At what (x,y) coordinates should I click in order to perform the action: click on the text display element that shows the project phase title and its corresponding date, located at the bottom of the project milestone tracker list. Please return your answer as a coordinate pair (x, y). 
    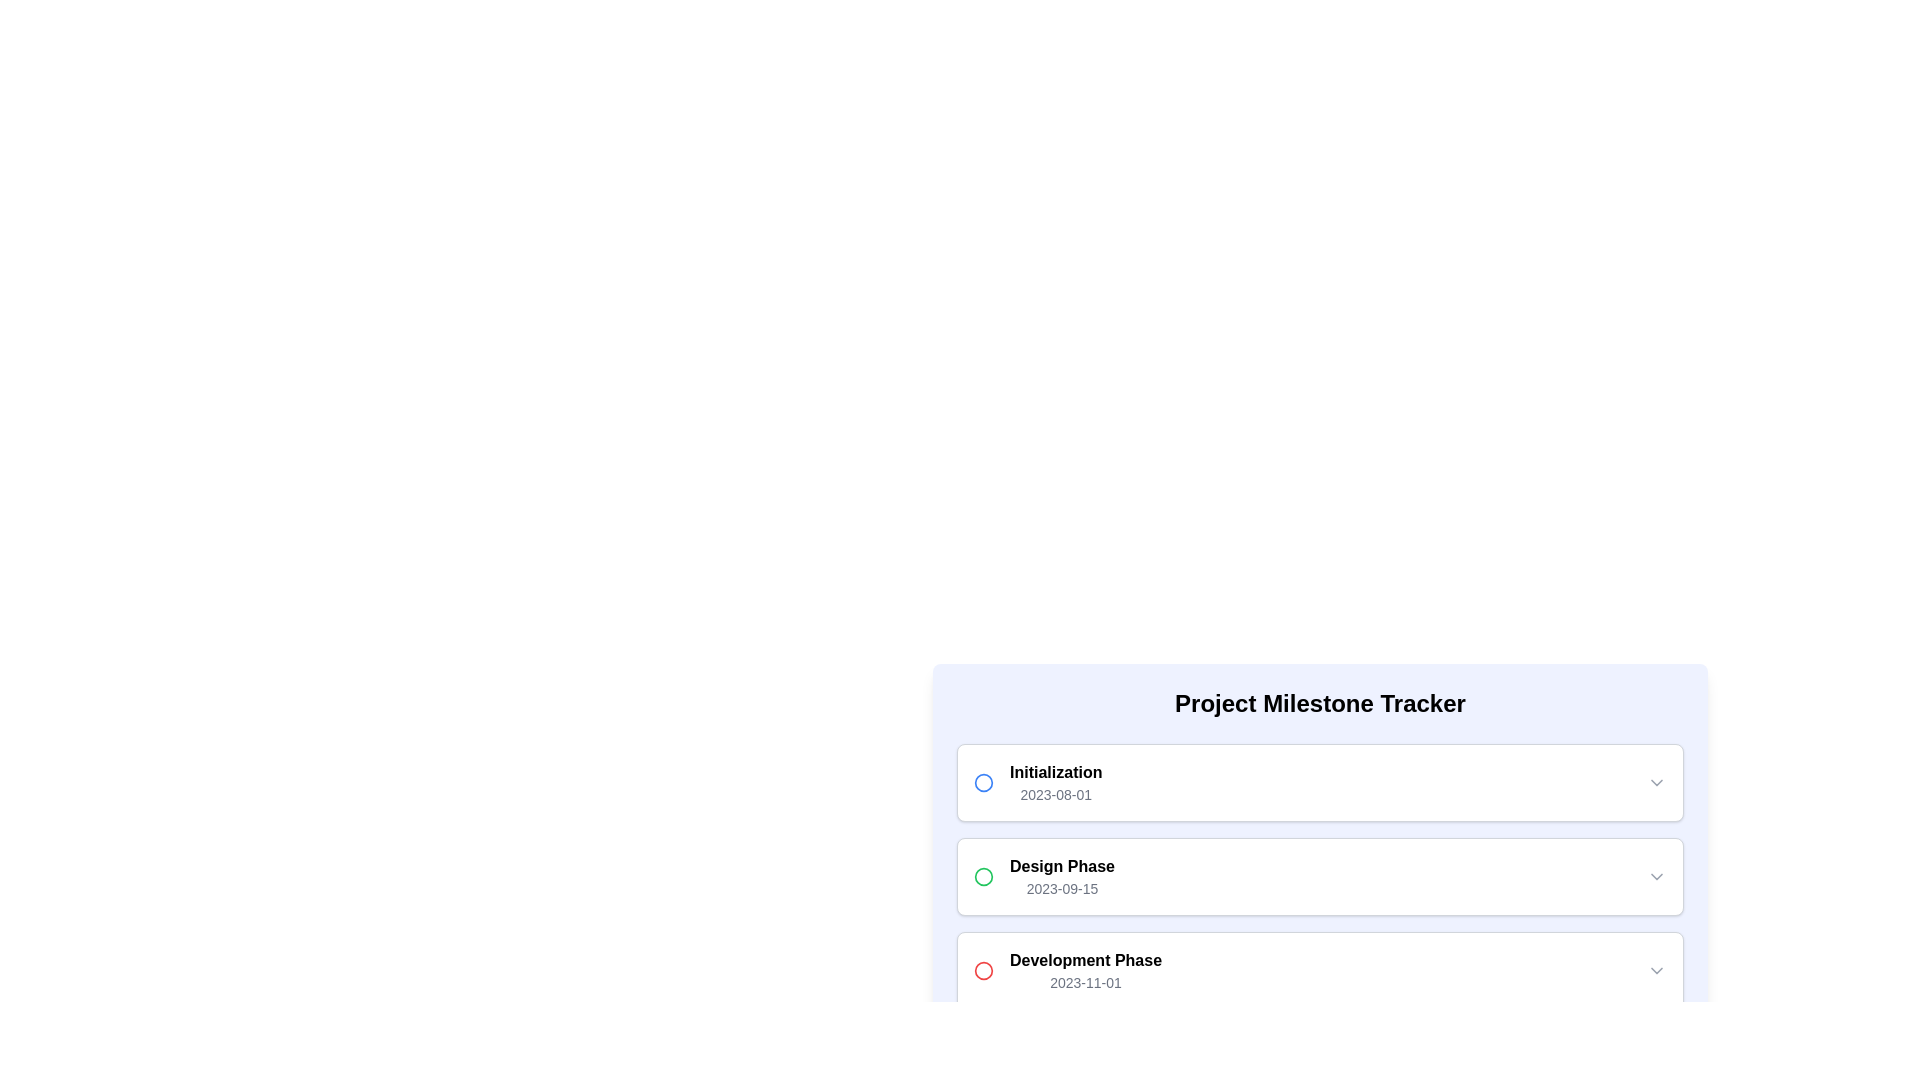
    Looking at the image, I should click on (1084, 970).